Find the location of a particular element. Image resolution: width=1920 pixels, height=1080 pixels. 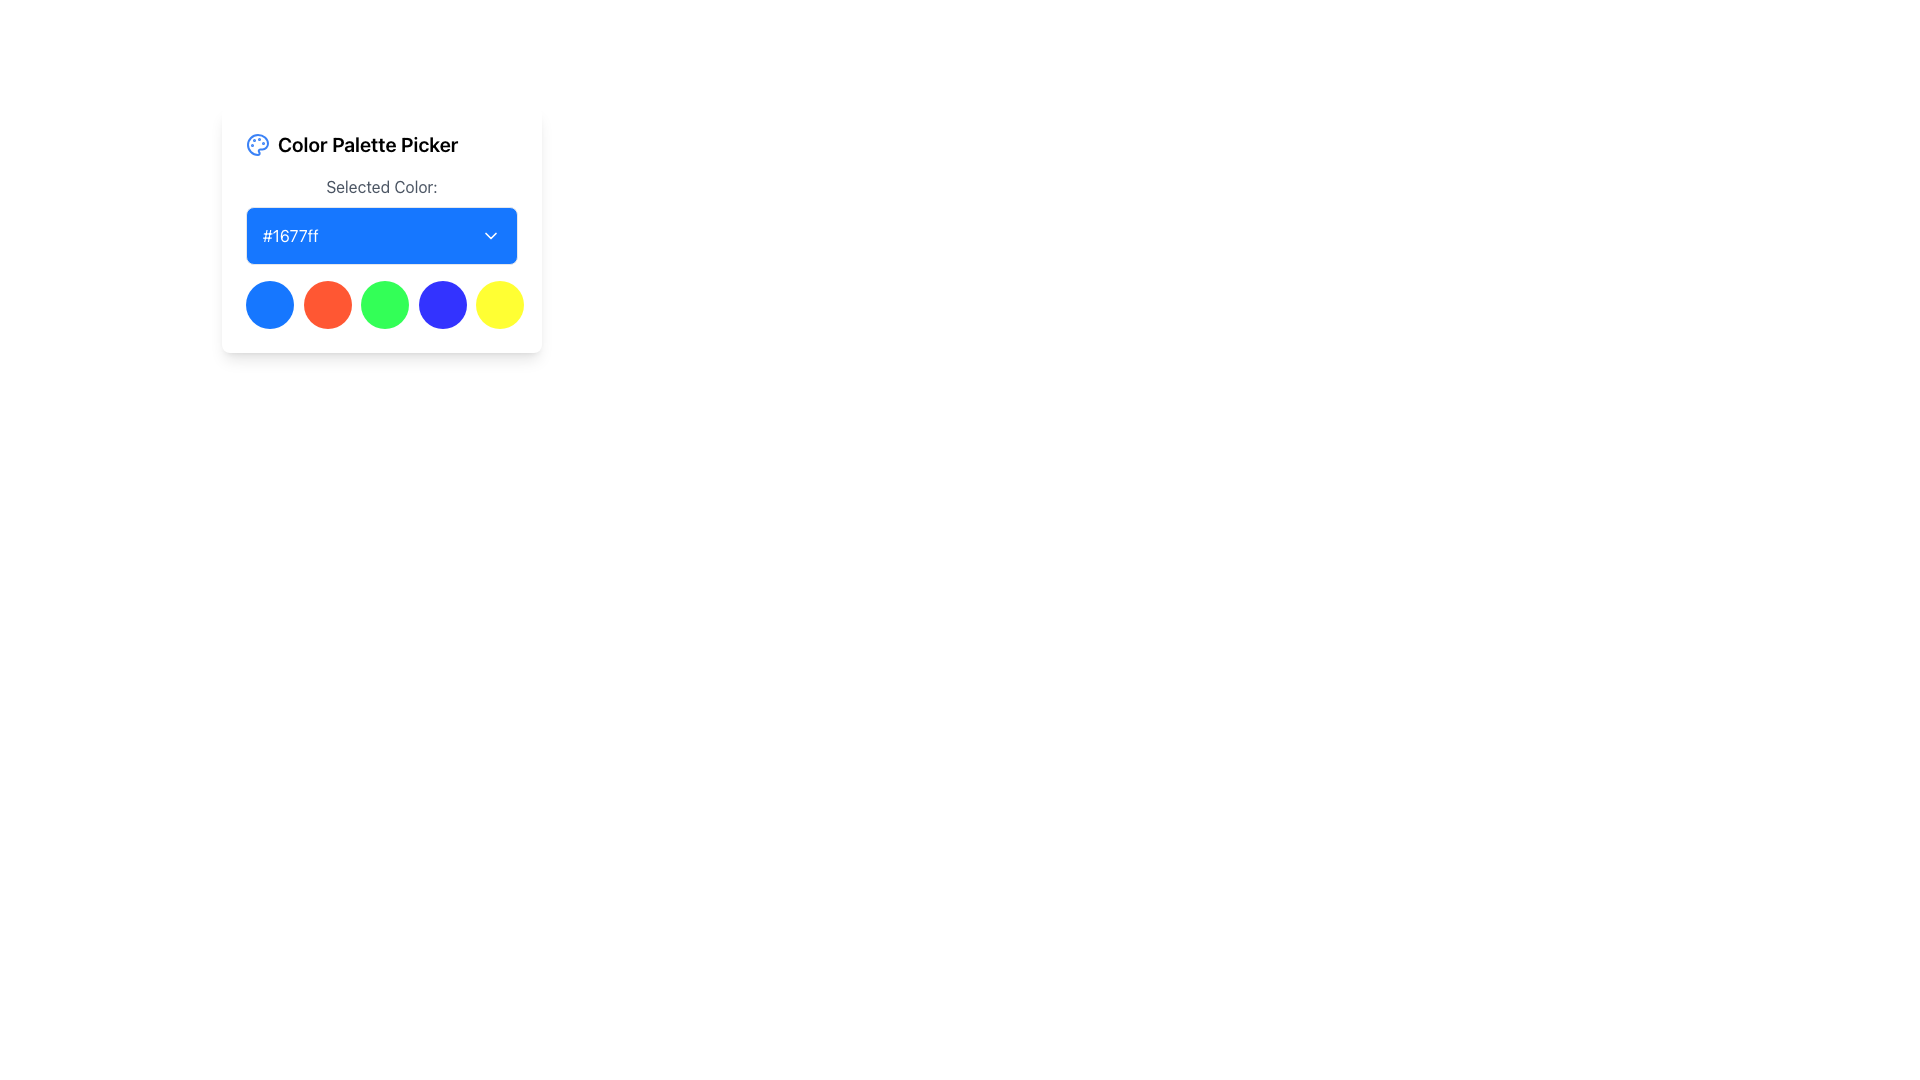

keyboard navigation is located at coordinates (441, 304).